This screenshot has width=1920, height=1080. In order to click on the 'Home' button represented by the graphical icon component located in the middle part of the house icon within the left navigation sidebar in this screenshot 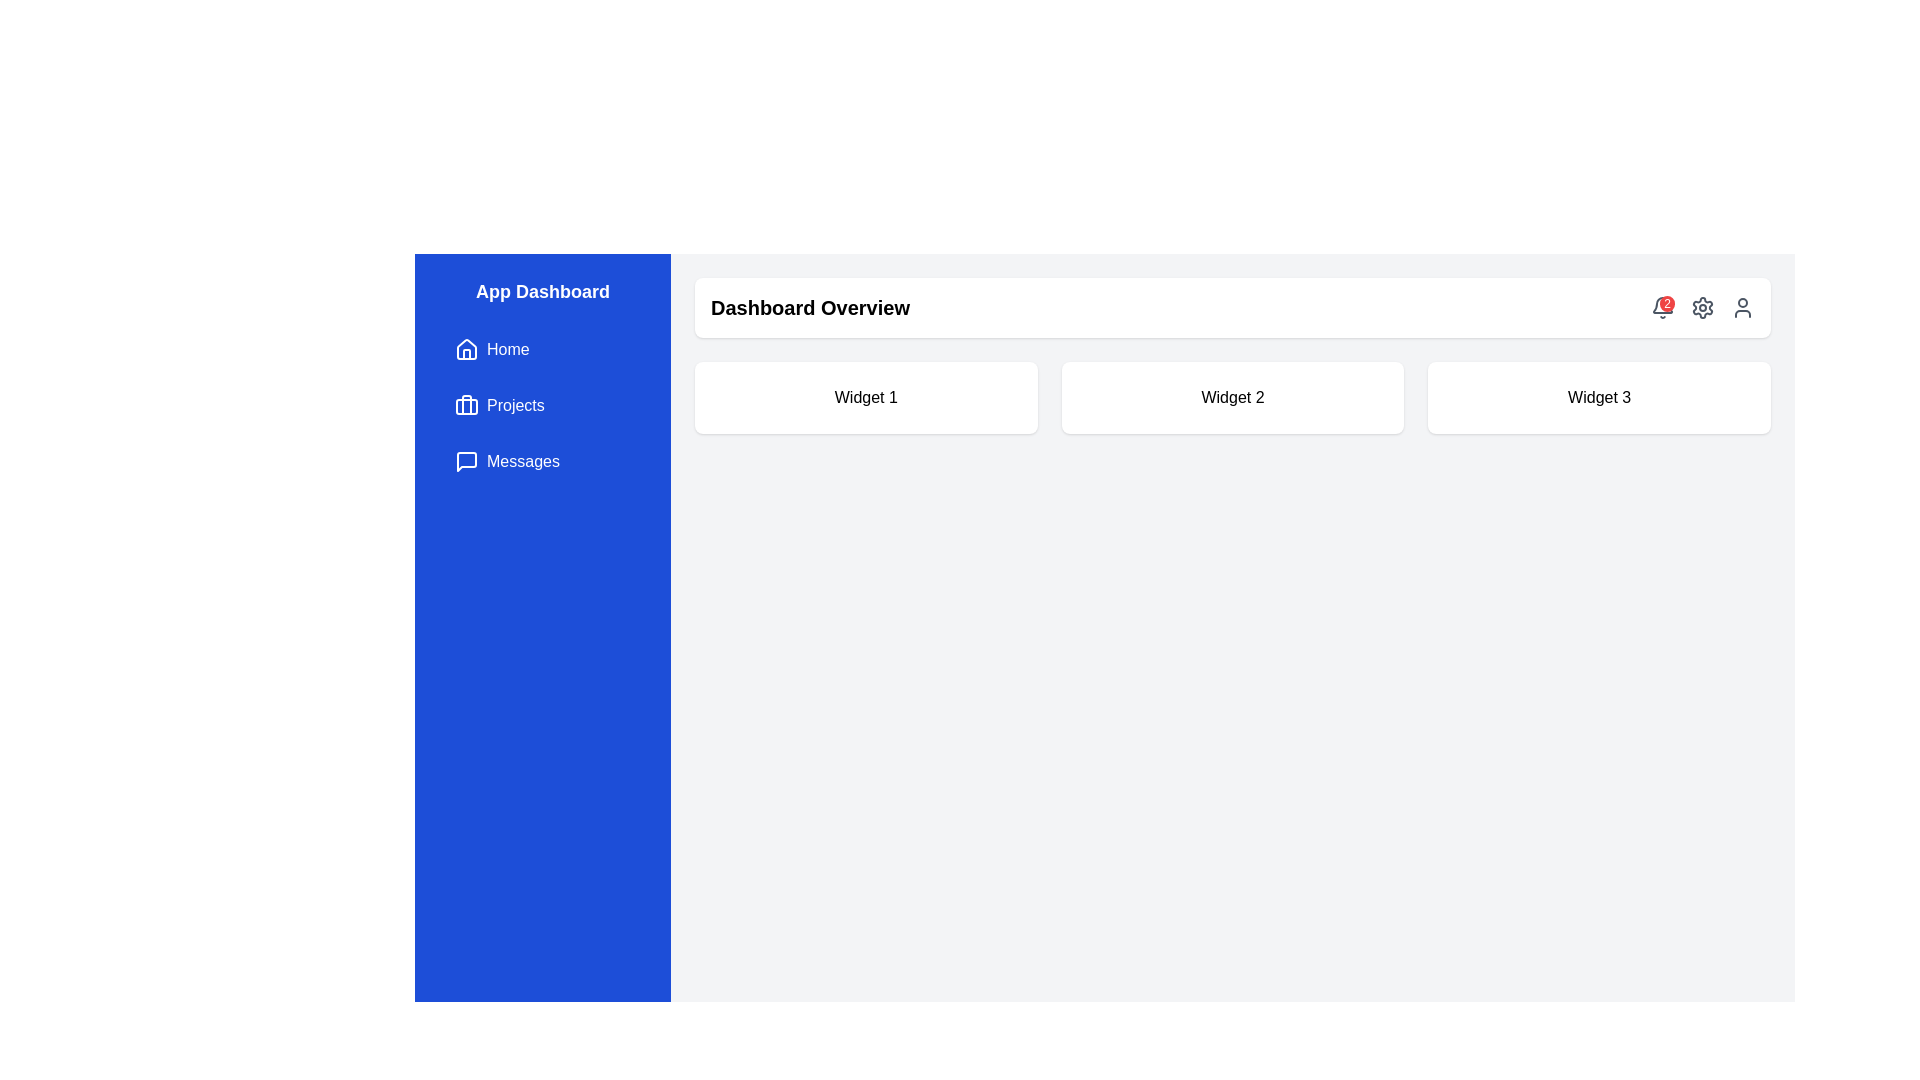, I will do `click(465, 353)`.